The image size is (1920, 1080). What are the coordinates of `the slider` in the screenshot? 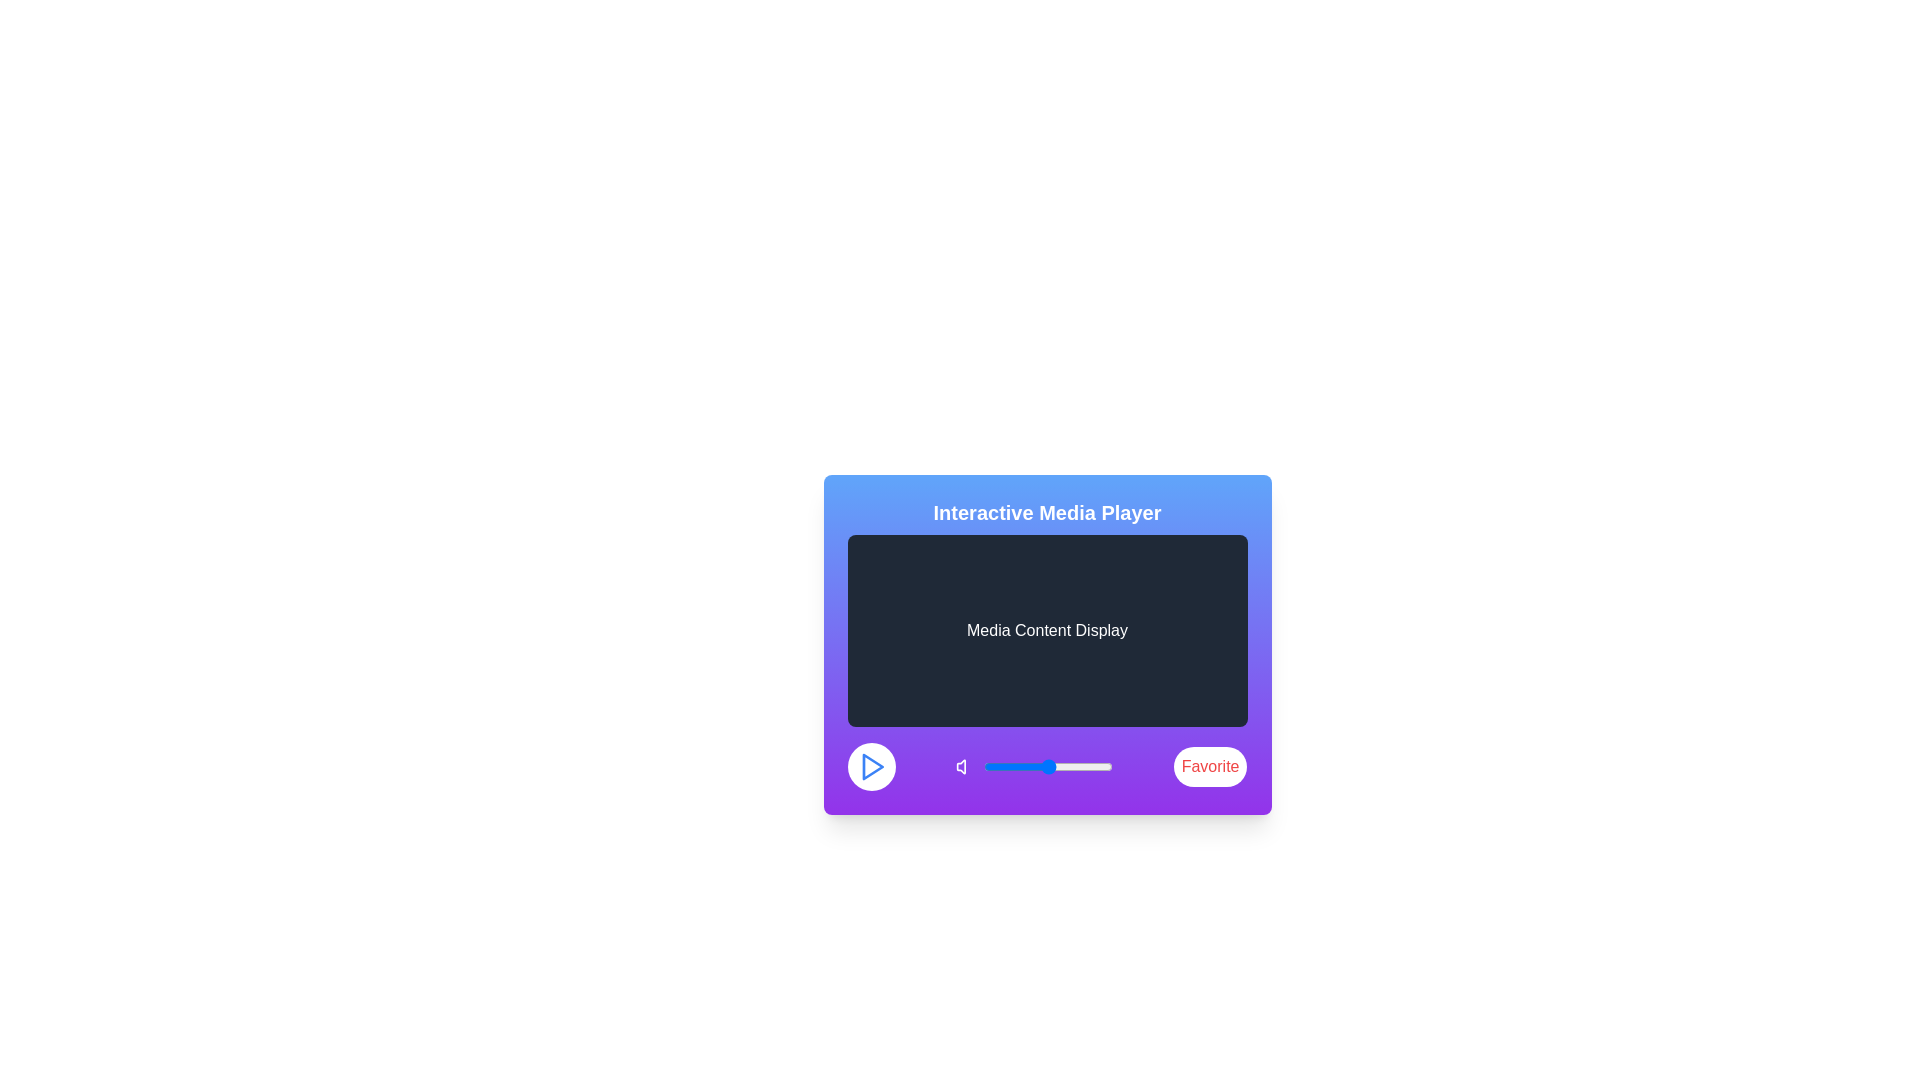 It's located at (993, 766).